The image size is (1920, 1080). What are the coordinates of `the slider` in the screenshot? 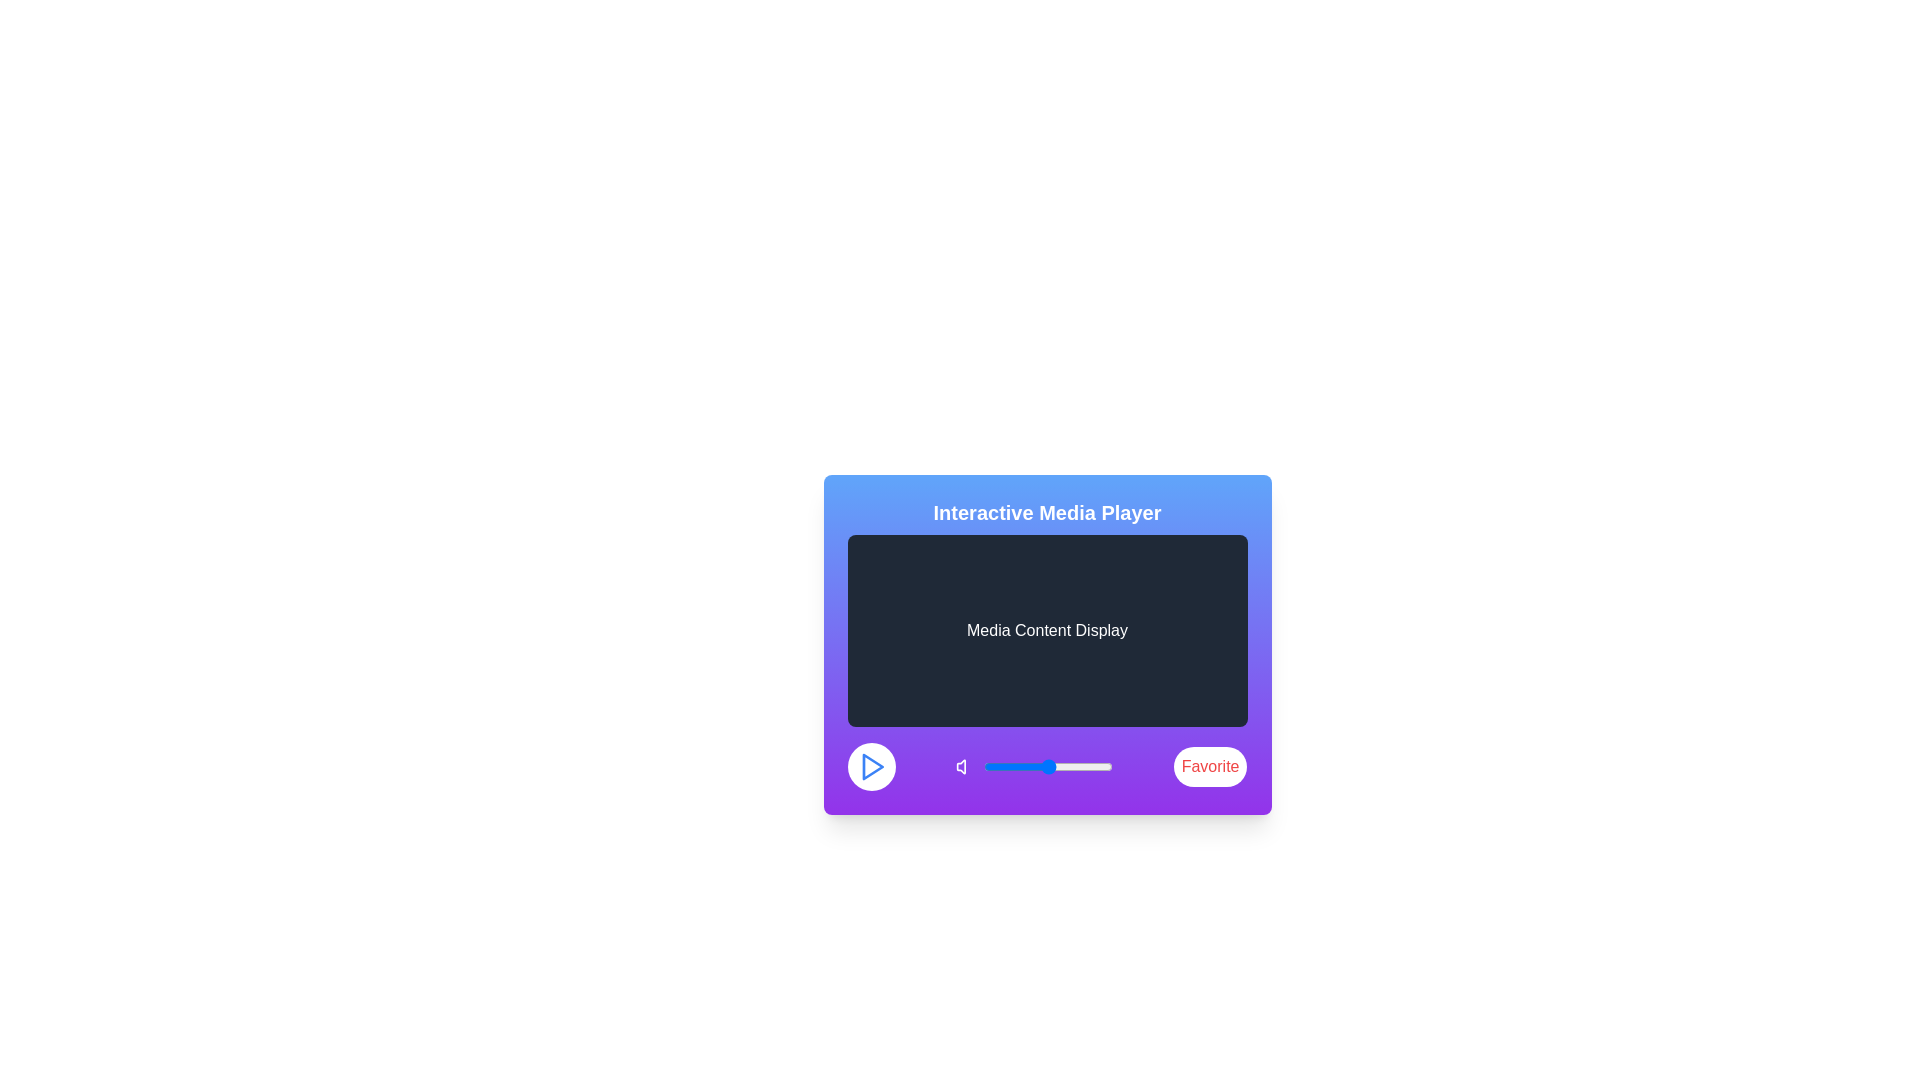 It's located at (993, 766).